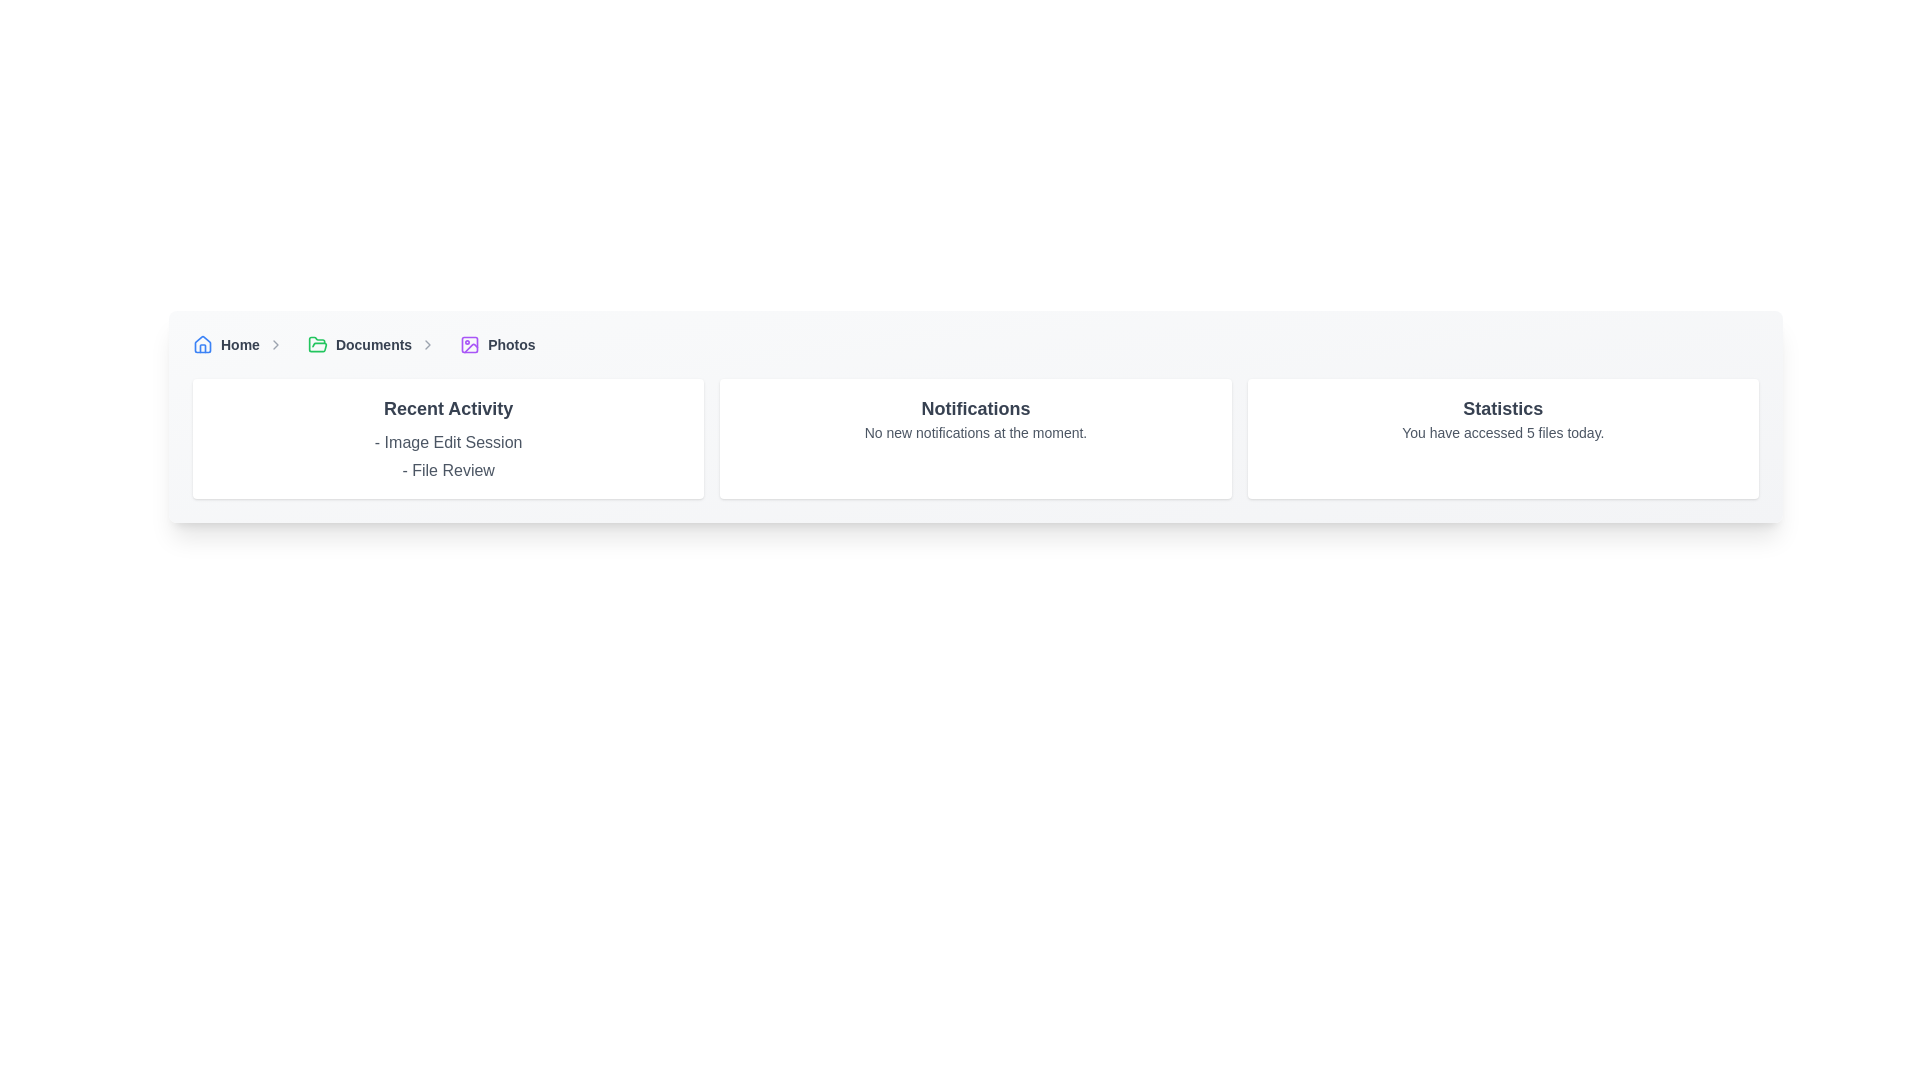 The image size is (1920, 1080). Describe the element at coordinates (374, 343) in the screenshot. I see `the 'Documents' label in the breadcrumb navigation bar, which is displayed in bold grayish text and located between the green folder icon and the 'Photos' item` at that location.